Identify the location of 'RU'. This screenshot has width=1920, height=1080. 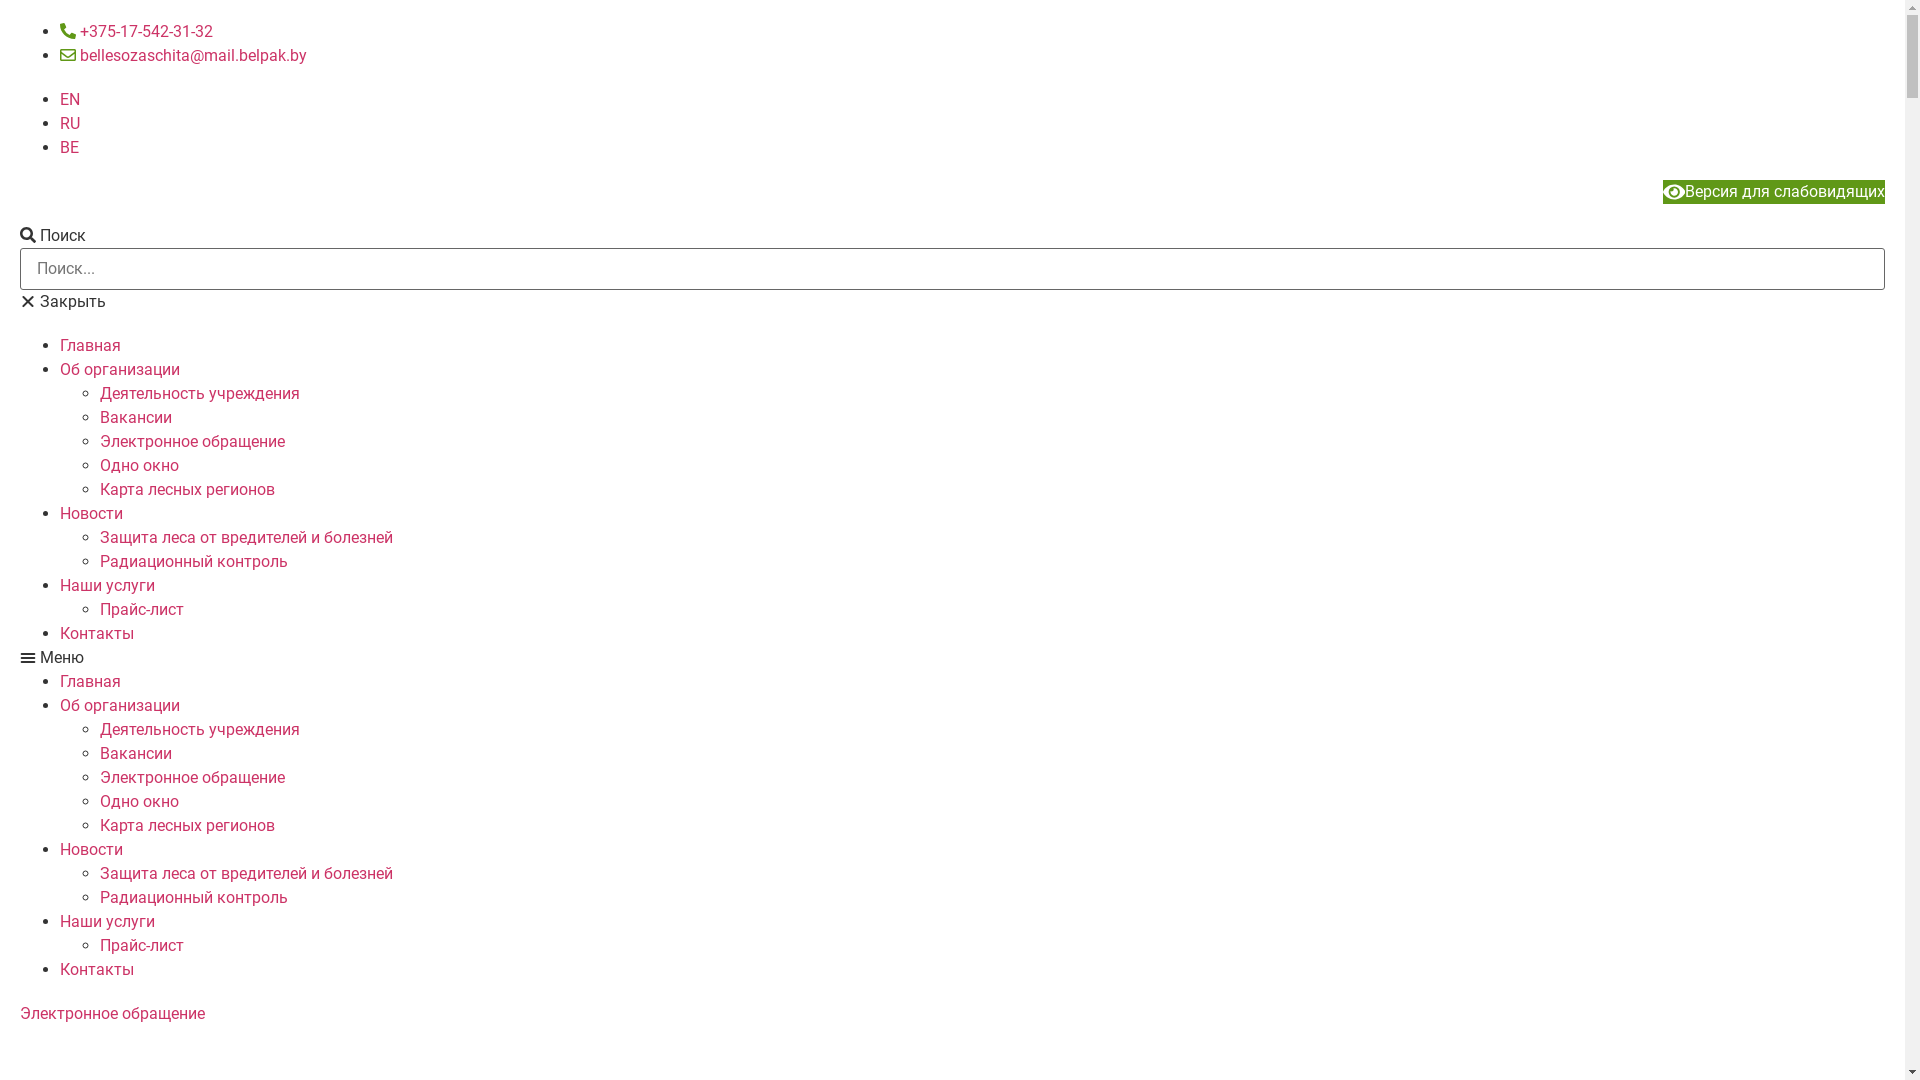
(70, 123).